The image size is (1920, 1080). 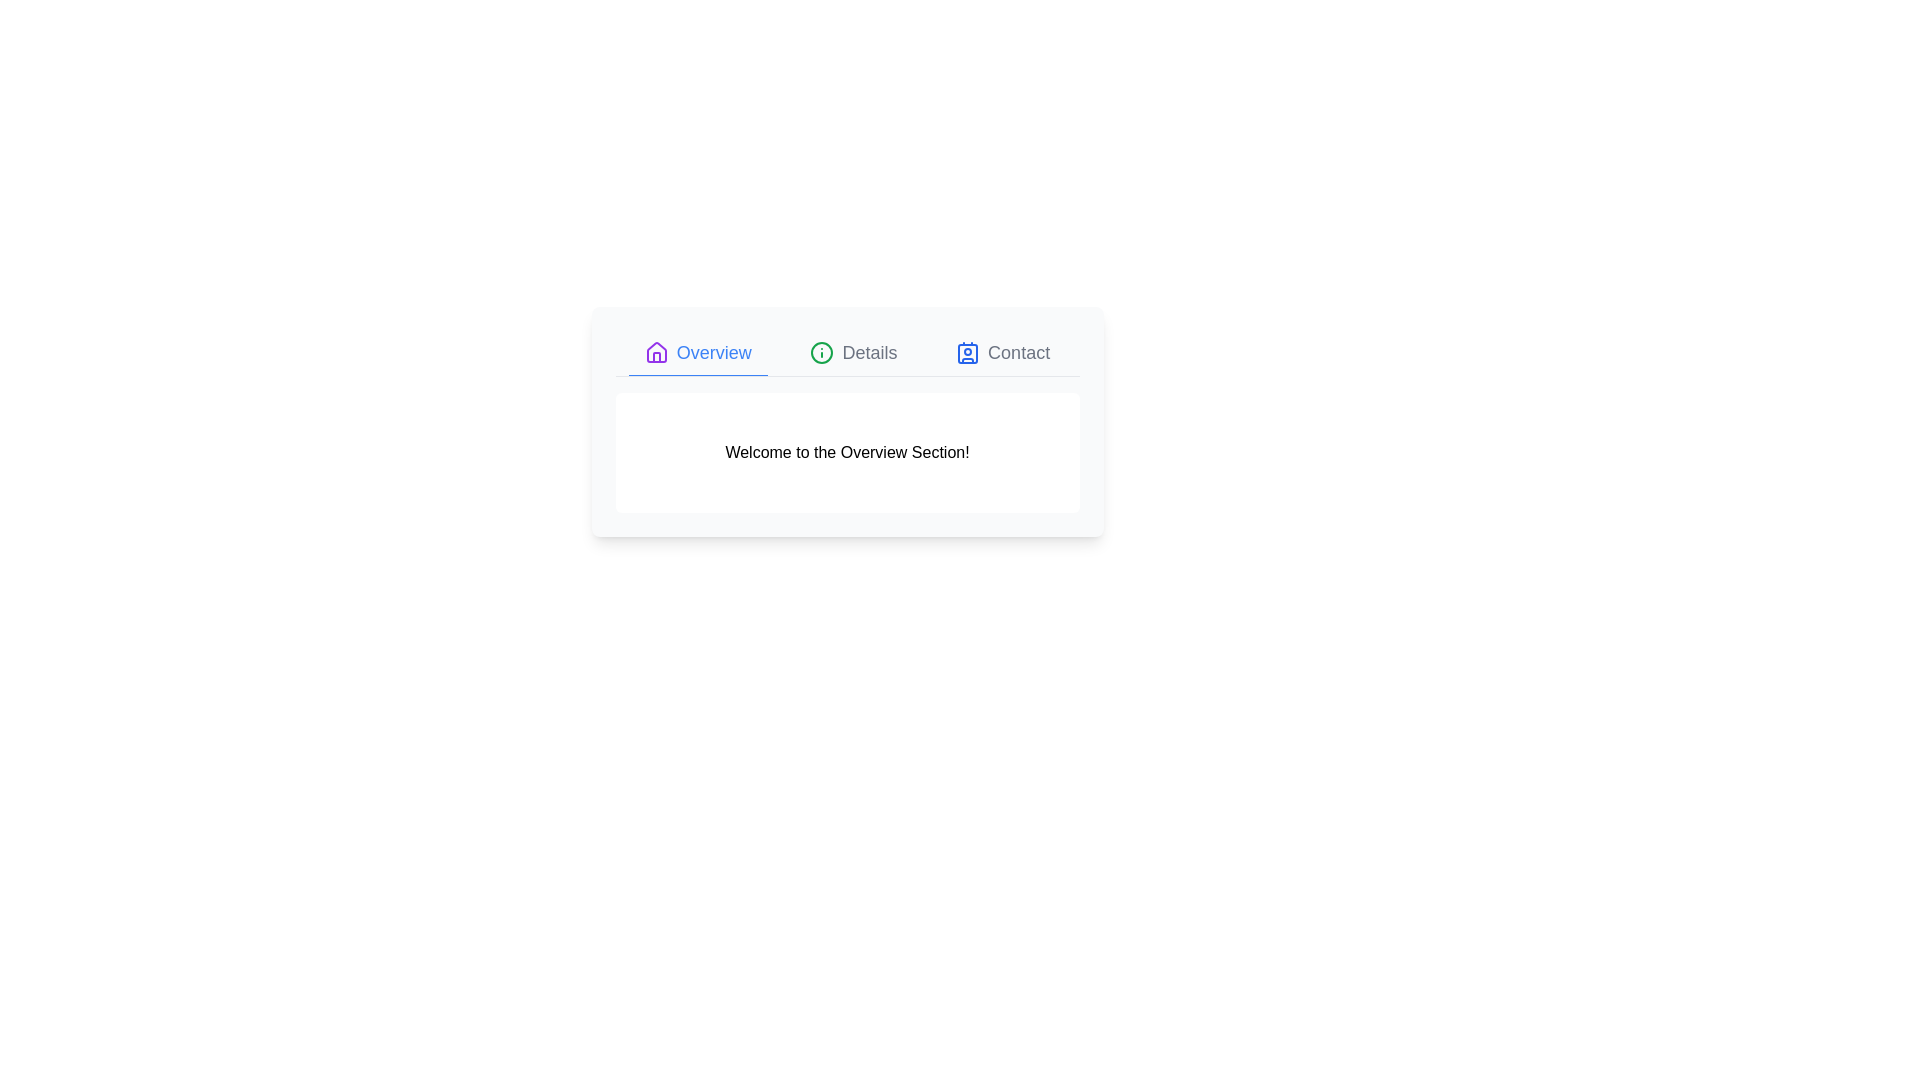 I want to click on the Details tab to examine its content, so click(x=854, y=352).